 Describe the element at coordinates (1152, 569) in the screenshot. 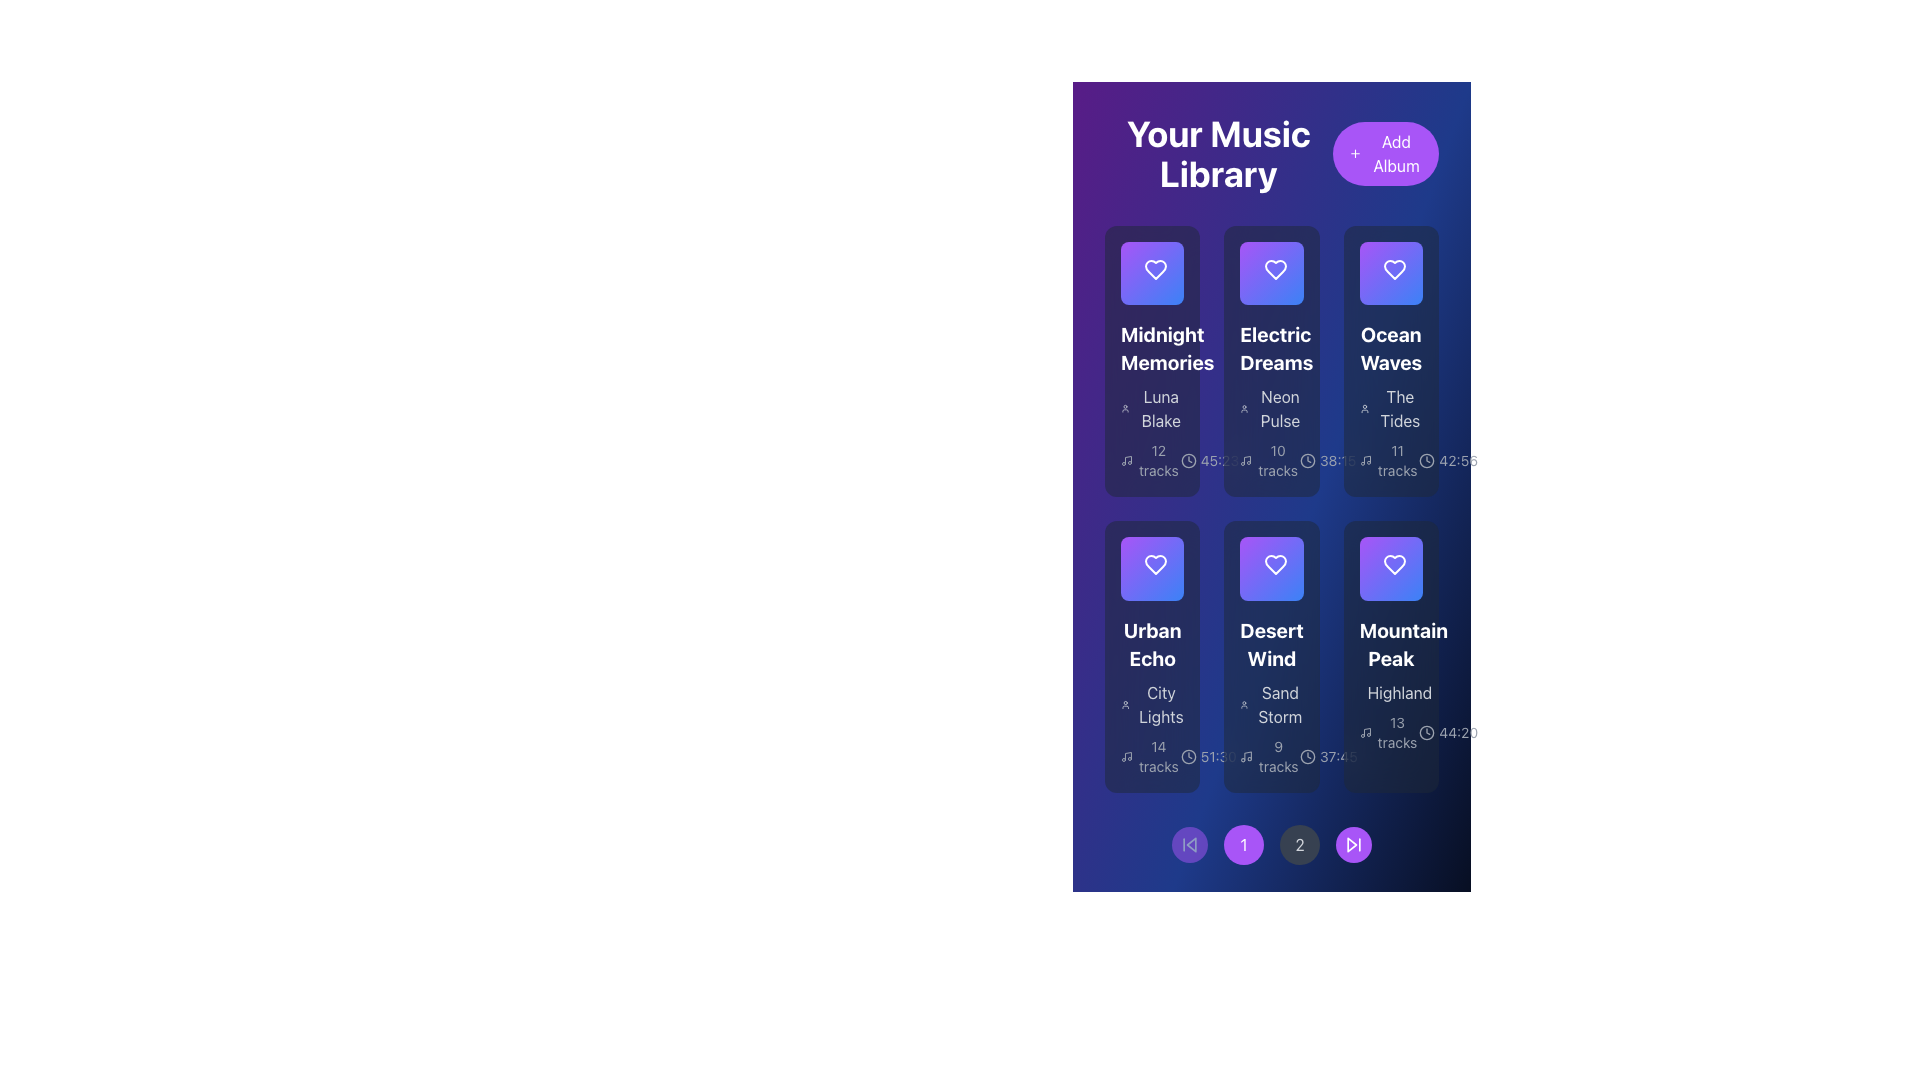

I see `the interactive 'like' button for the 'Urban Echo' album located within its card in the music library interface` at that location.